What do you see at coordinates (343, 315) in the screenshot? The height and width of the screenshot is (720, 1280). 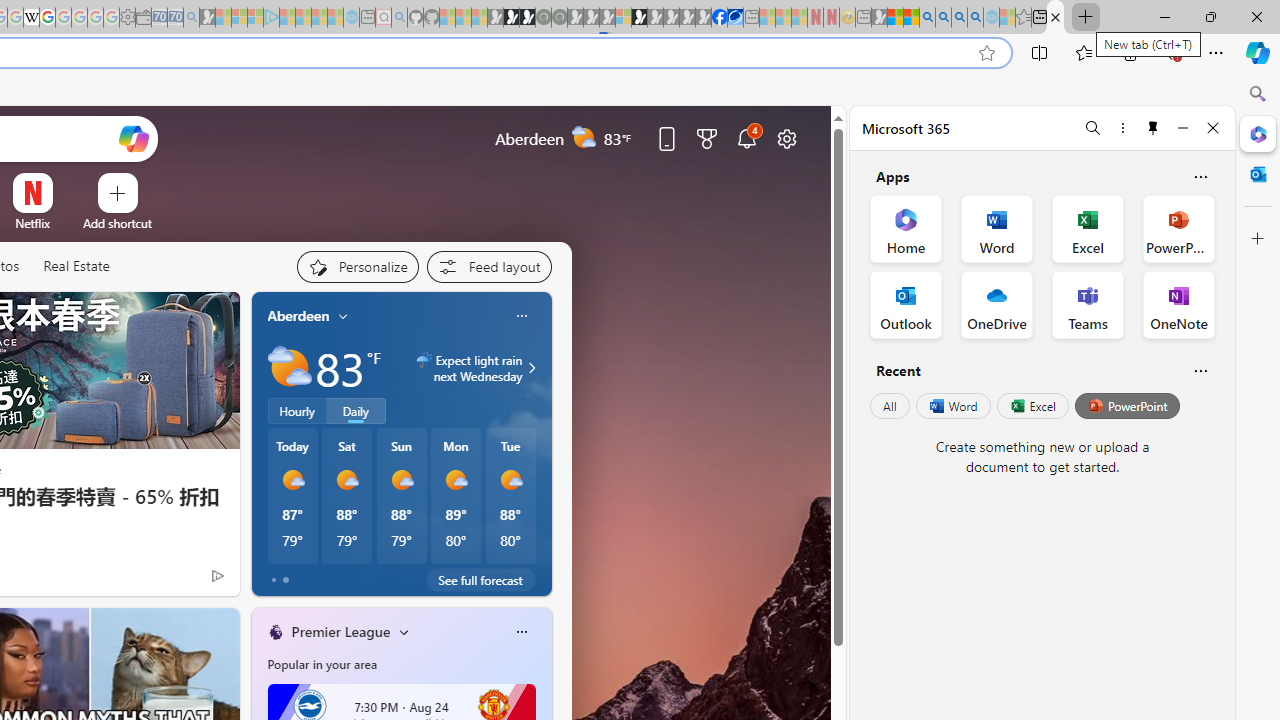 I see `'My location'` at bounding box center [343, 315].